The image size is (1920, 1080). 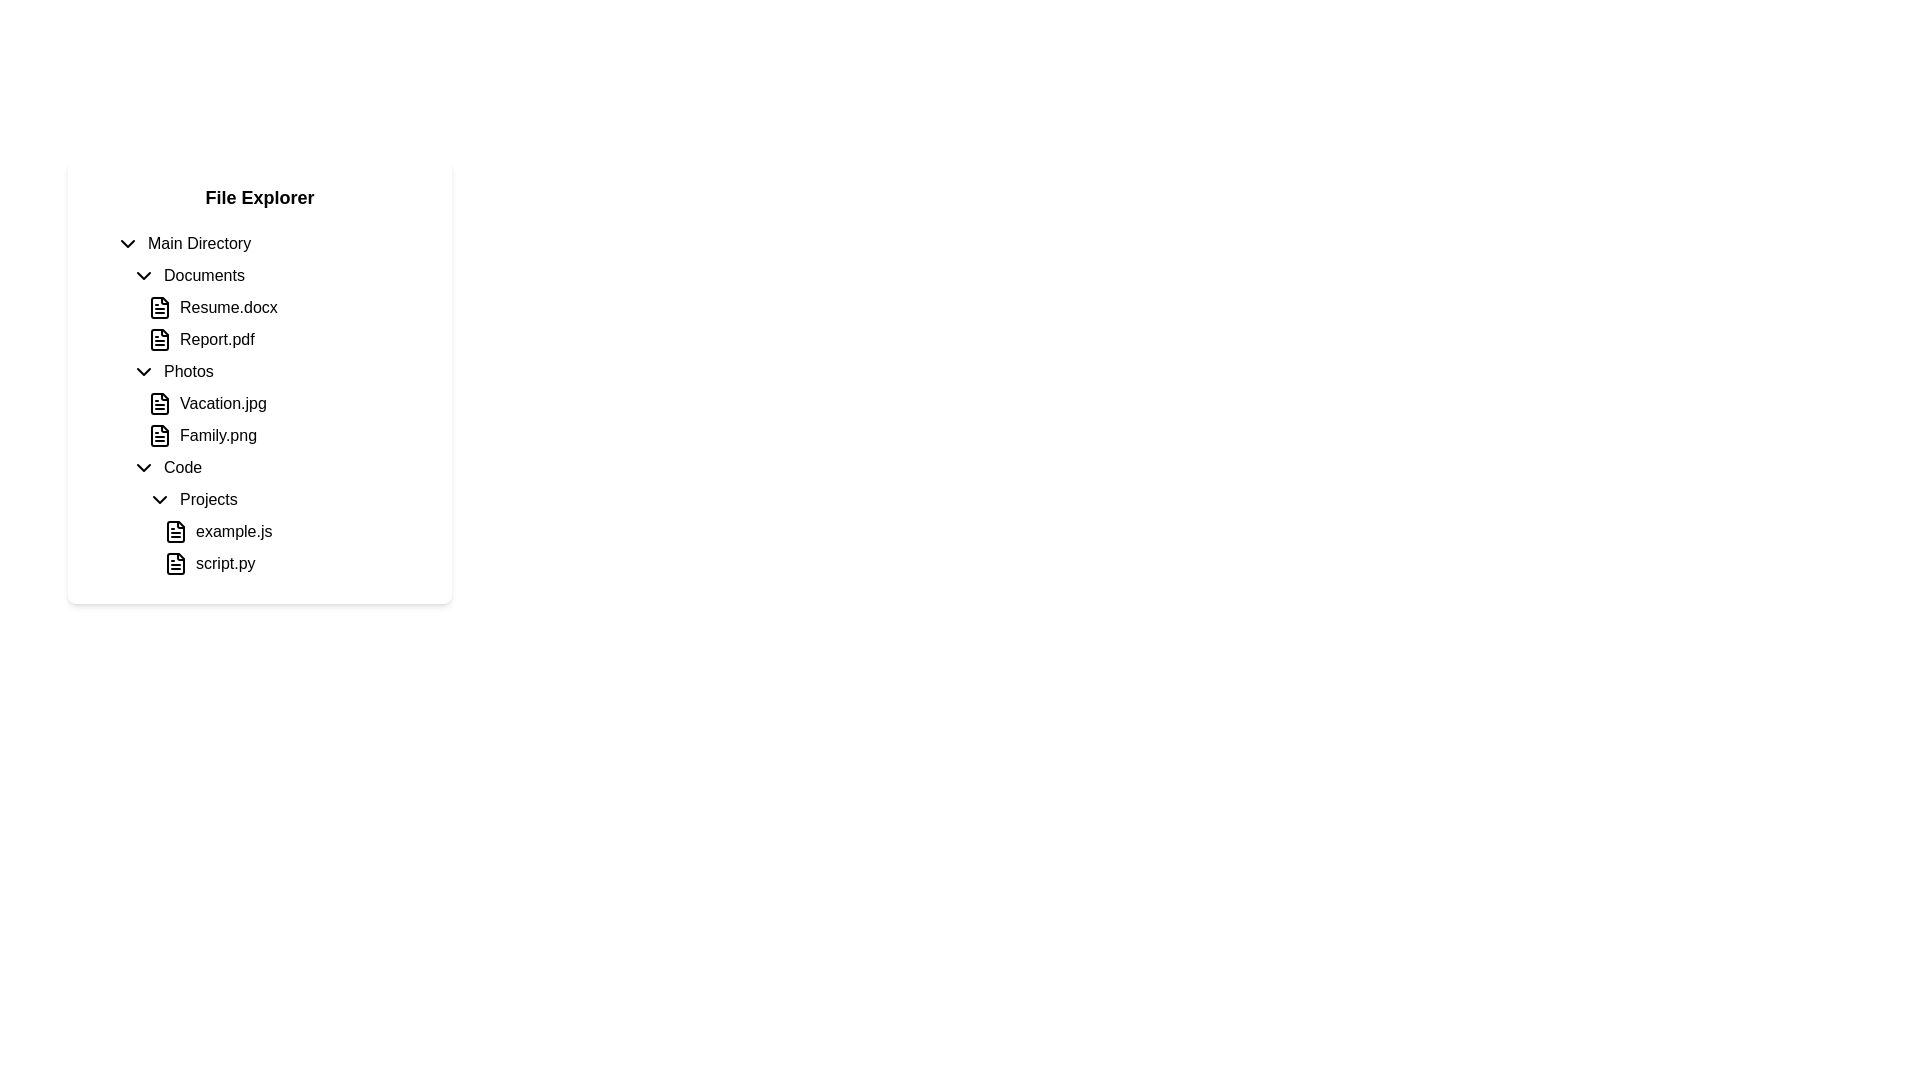 What do you see at coordinates (274, 338) in the screenshot?
I see `the 'Report.pdf' file from the Documents directory` at bounding box center [274, 338].